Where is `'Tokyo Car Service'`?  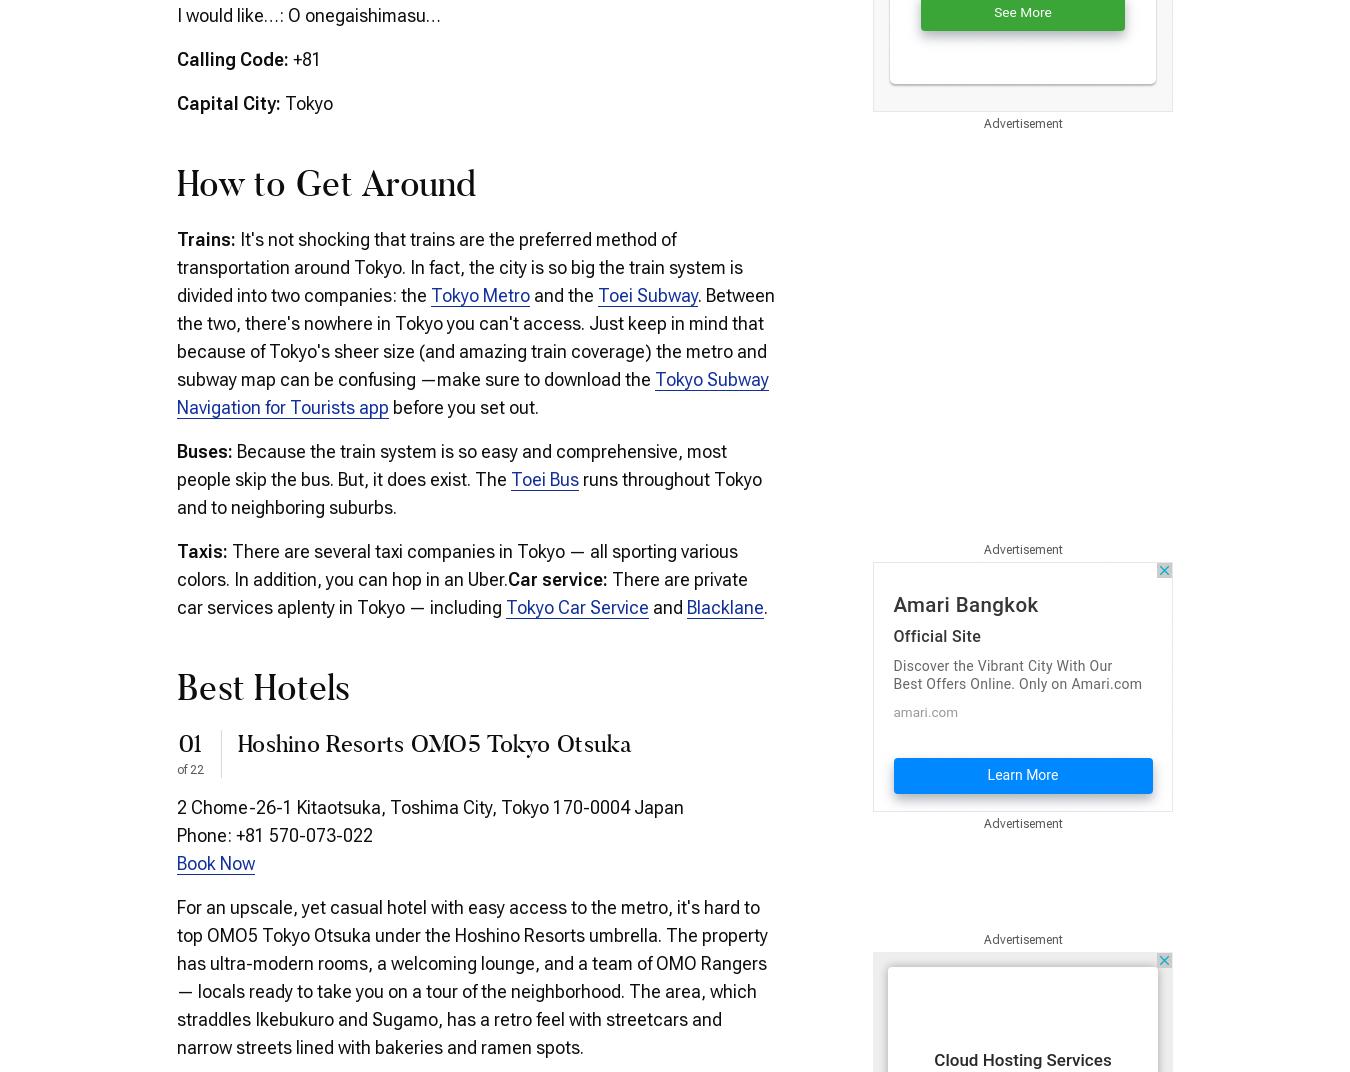 'Tokyo Car Service' is located at coordinates (577, 606).